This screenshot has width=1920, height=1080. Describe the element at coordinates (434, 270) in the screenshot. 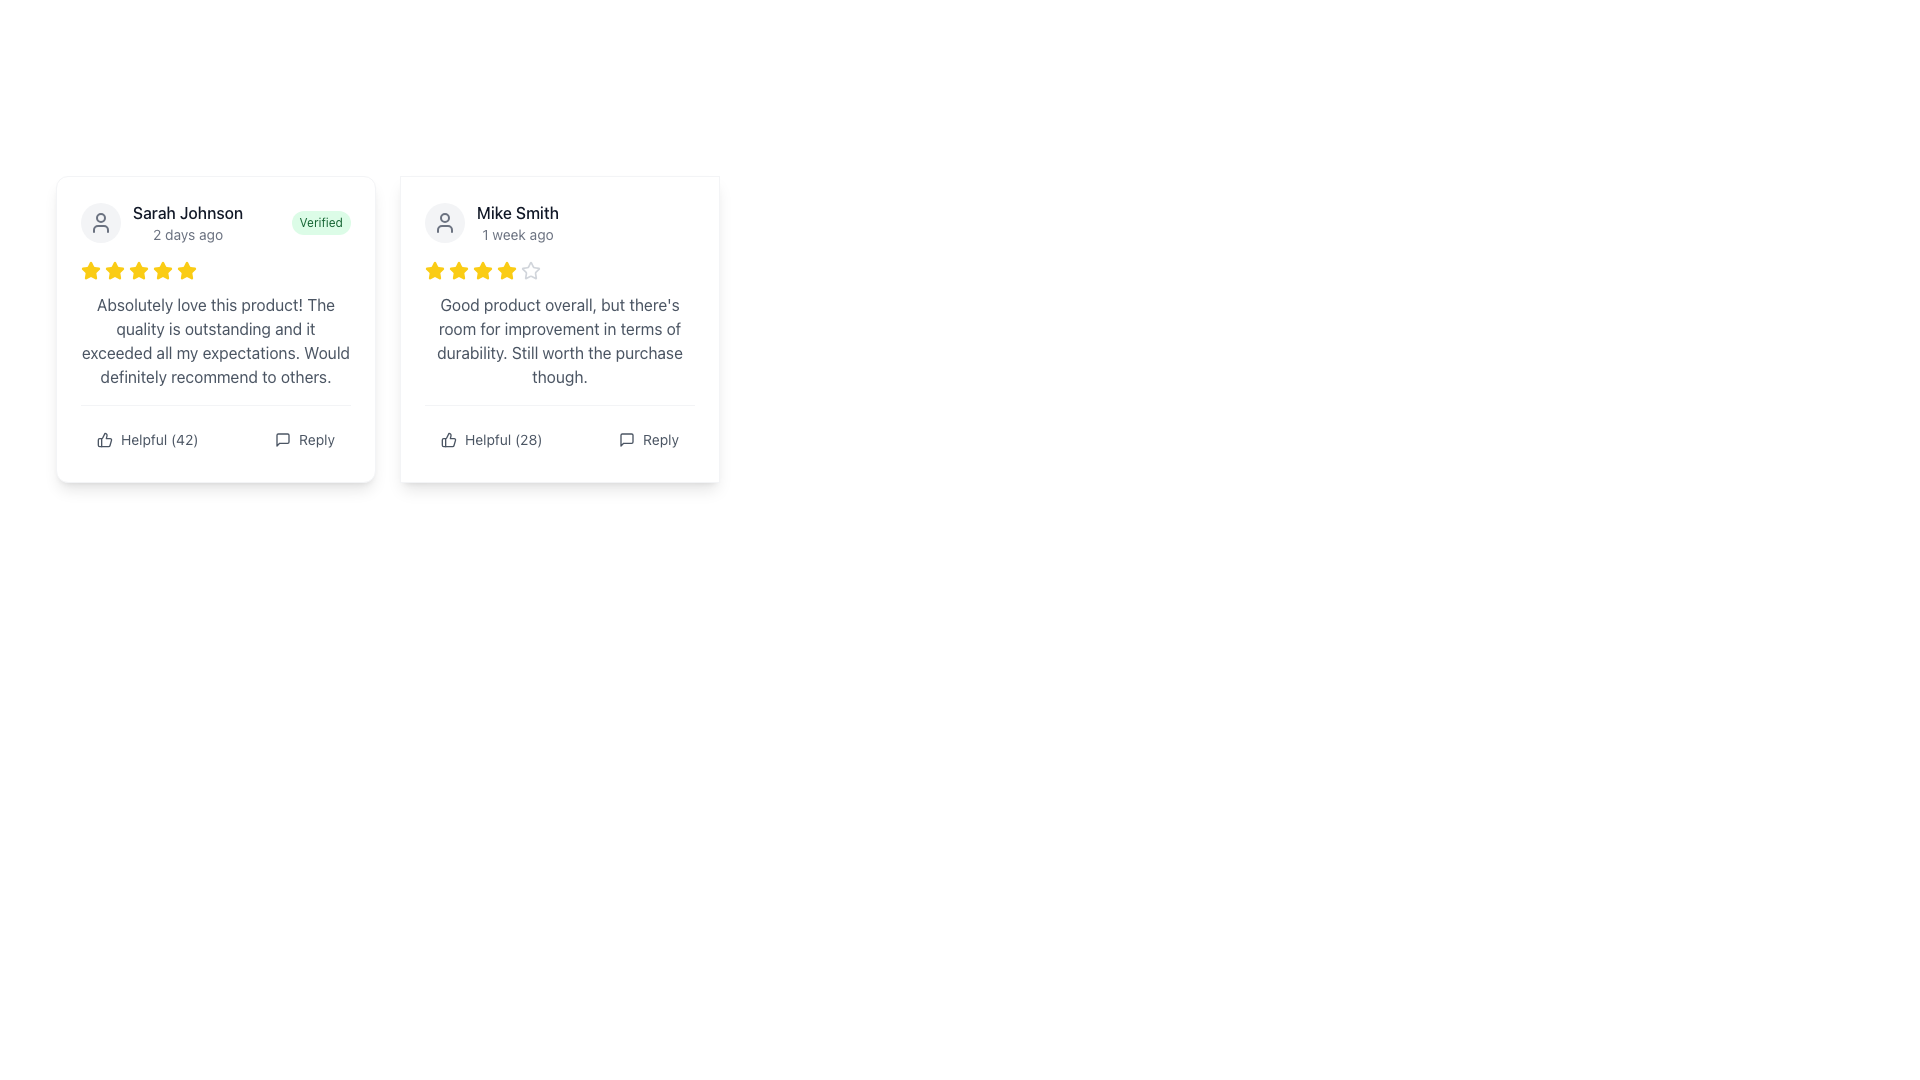

I see `the star icon representing the user's rating for the product, located on the right card under 'Mike Smith', which is the first star in a five-star rating system` at that location.